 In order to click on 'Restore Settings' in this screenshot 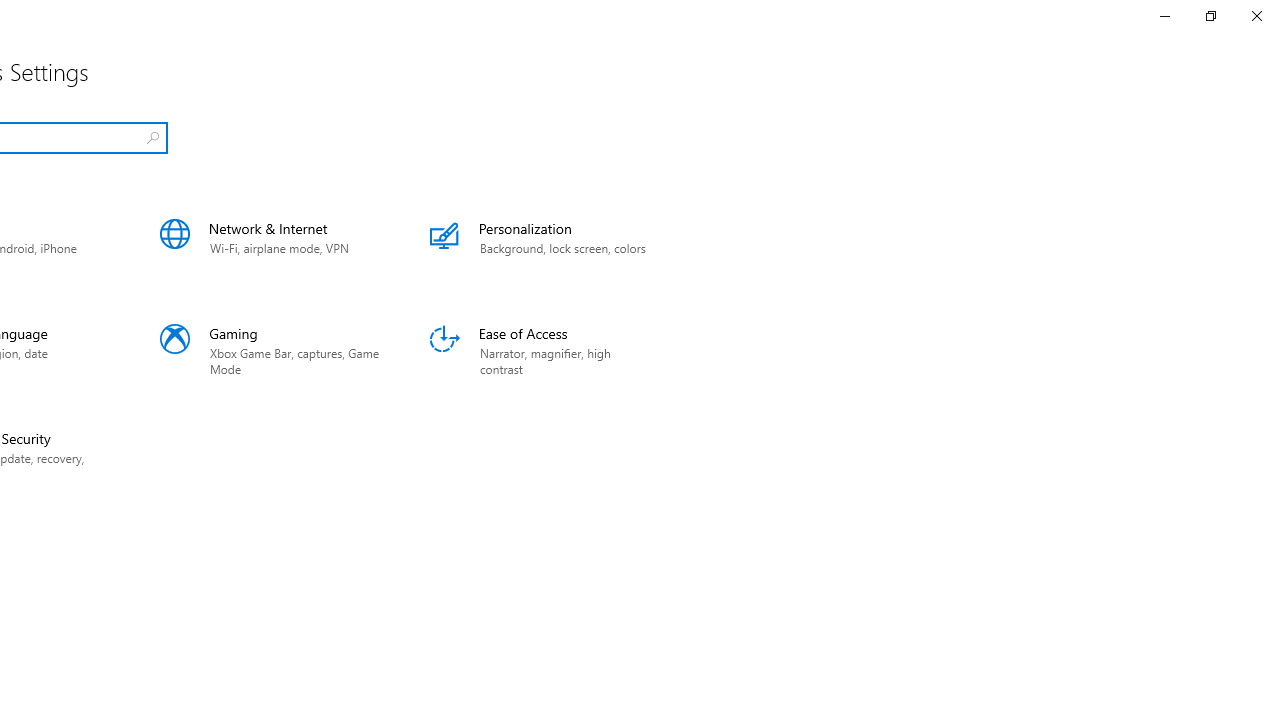, I will do `click(1209, 15)`.